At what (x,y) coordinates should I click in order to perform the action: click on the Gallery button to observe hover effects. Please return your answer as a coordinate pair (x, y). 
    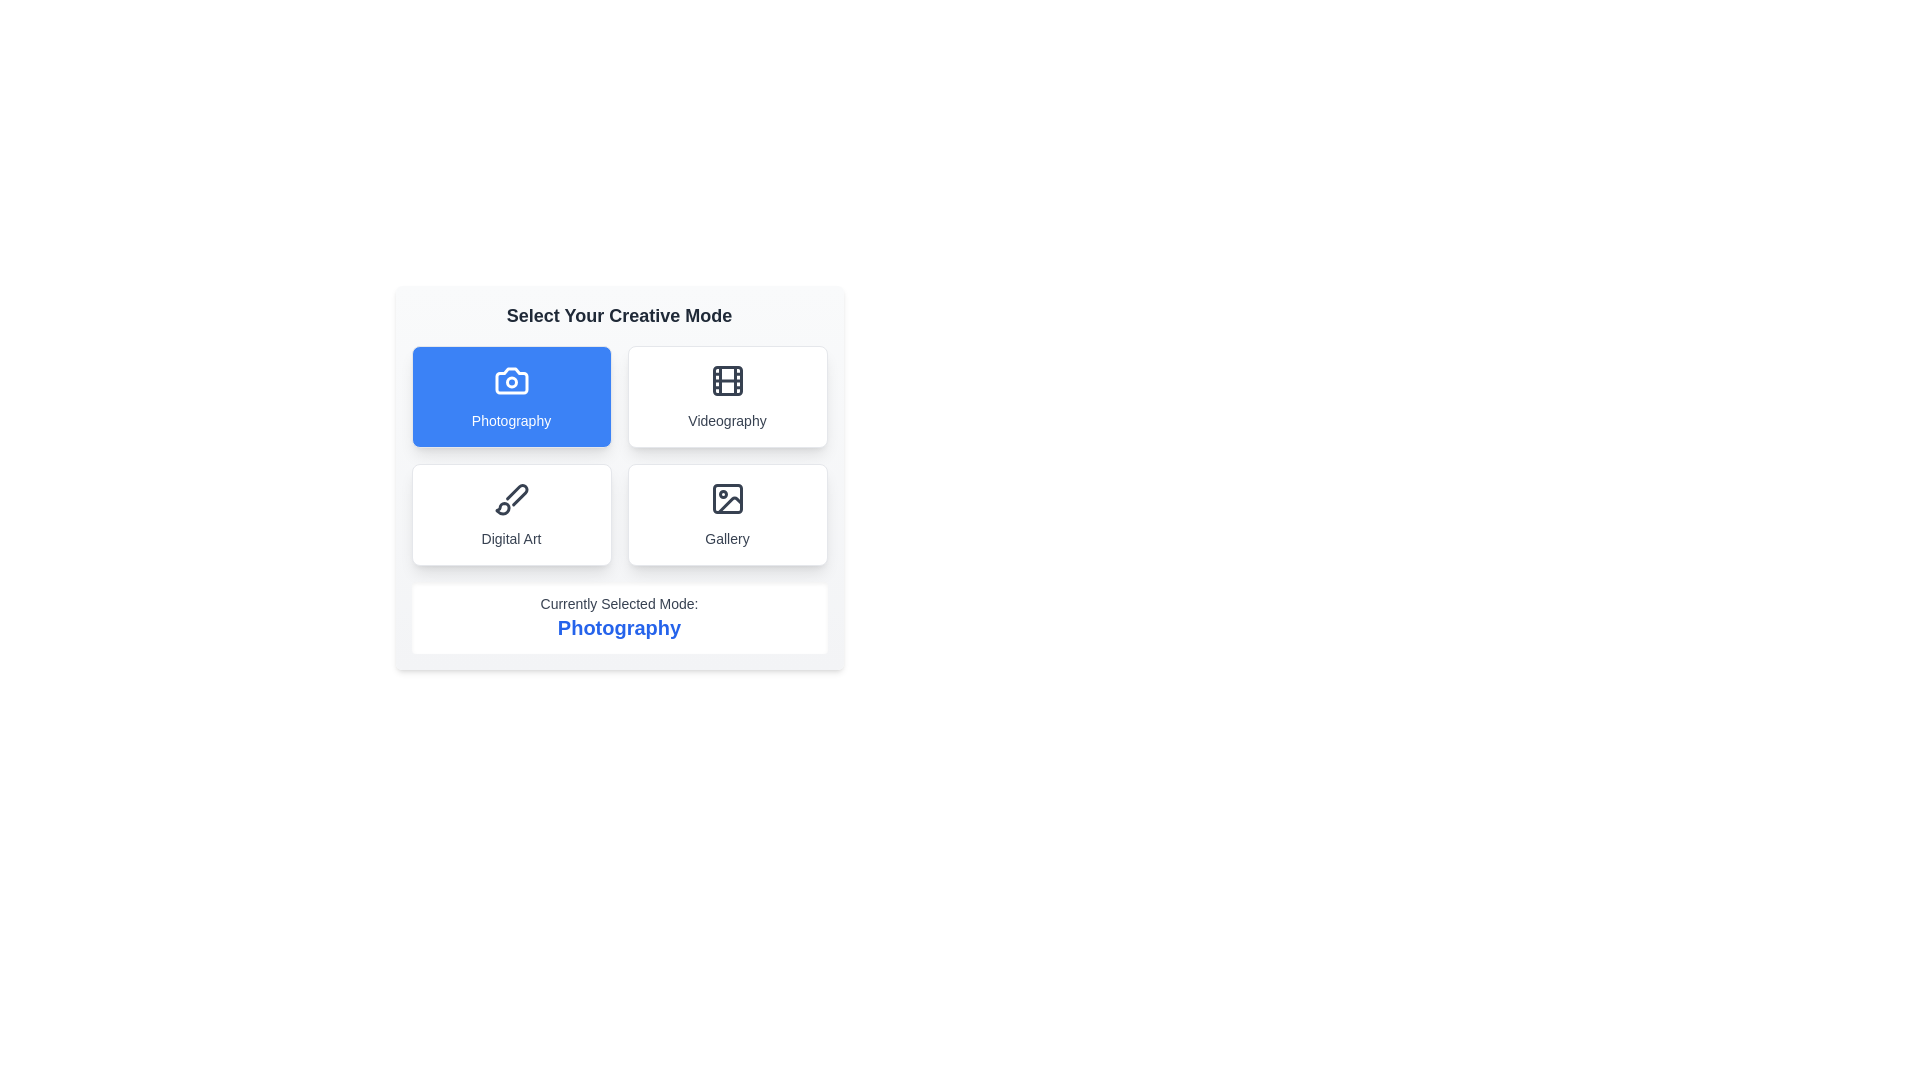
    Looking at the image, I should click on (726, 514).